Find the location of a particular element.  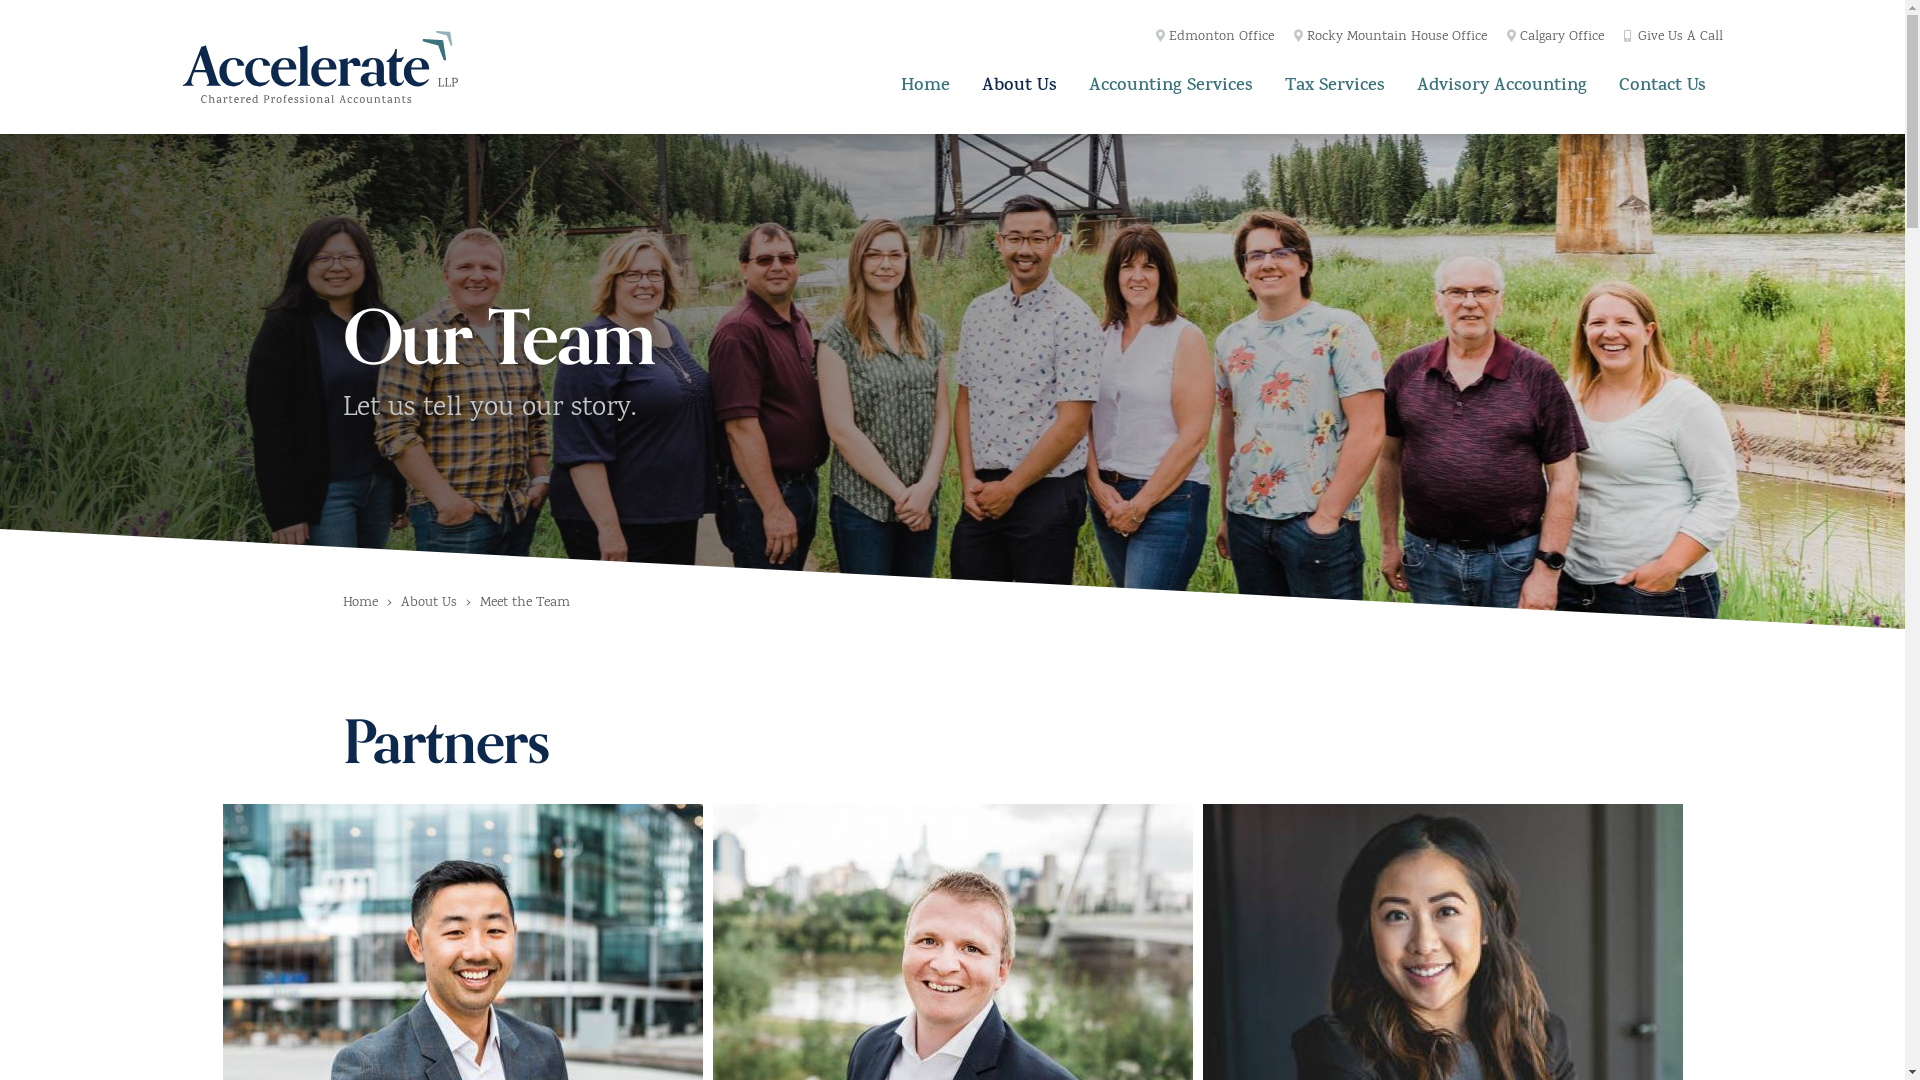

'Give Us A Call' is located at coordinates (1673, 38).